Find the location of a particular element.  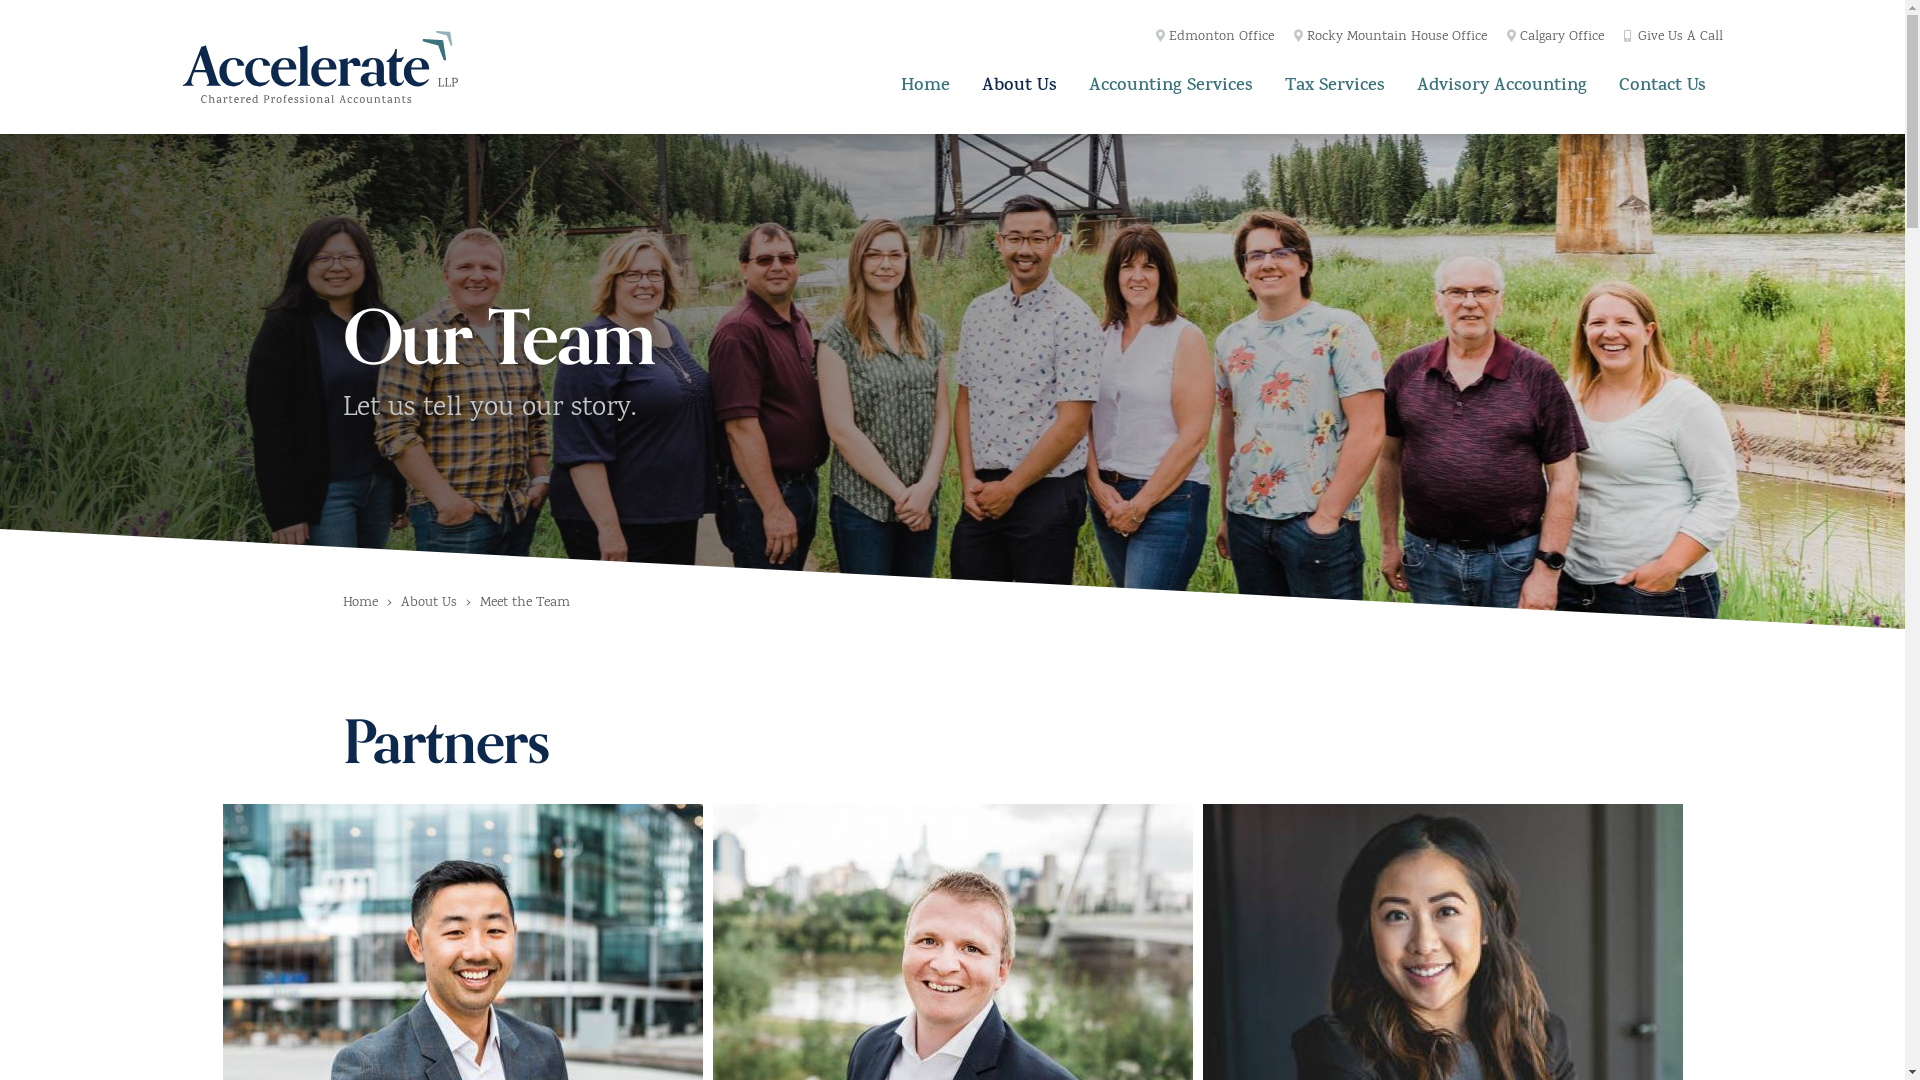

'Give Us A Call' is located at coordinates (1673, 38).